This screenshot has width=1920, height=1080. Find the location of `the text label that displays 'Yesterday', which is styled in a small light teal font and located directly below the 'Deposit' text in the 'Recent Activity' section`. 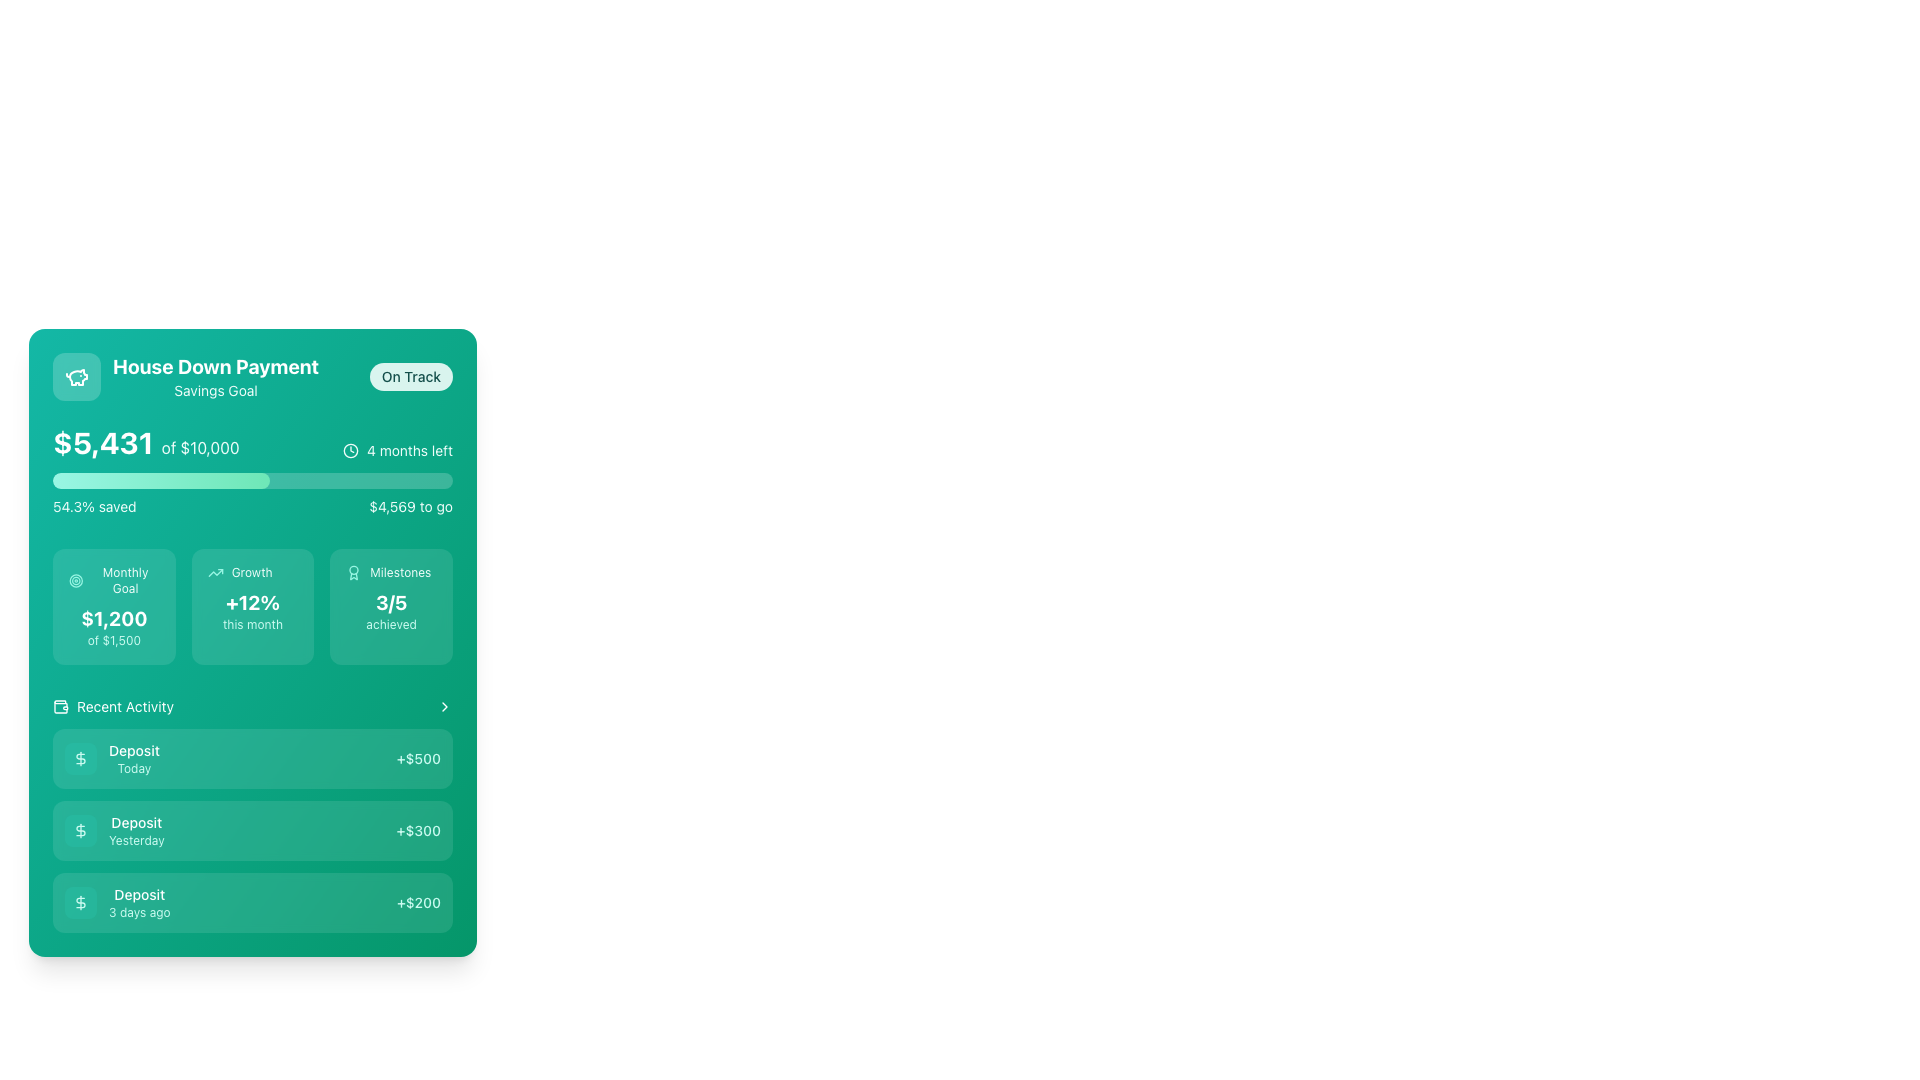

the text label that displays 'Yesterday', which is styled in a small light teal font and located directly below the 'Deposit' text in the 'Recent Activity' section is located at coordinates (135, 840).